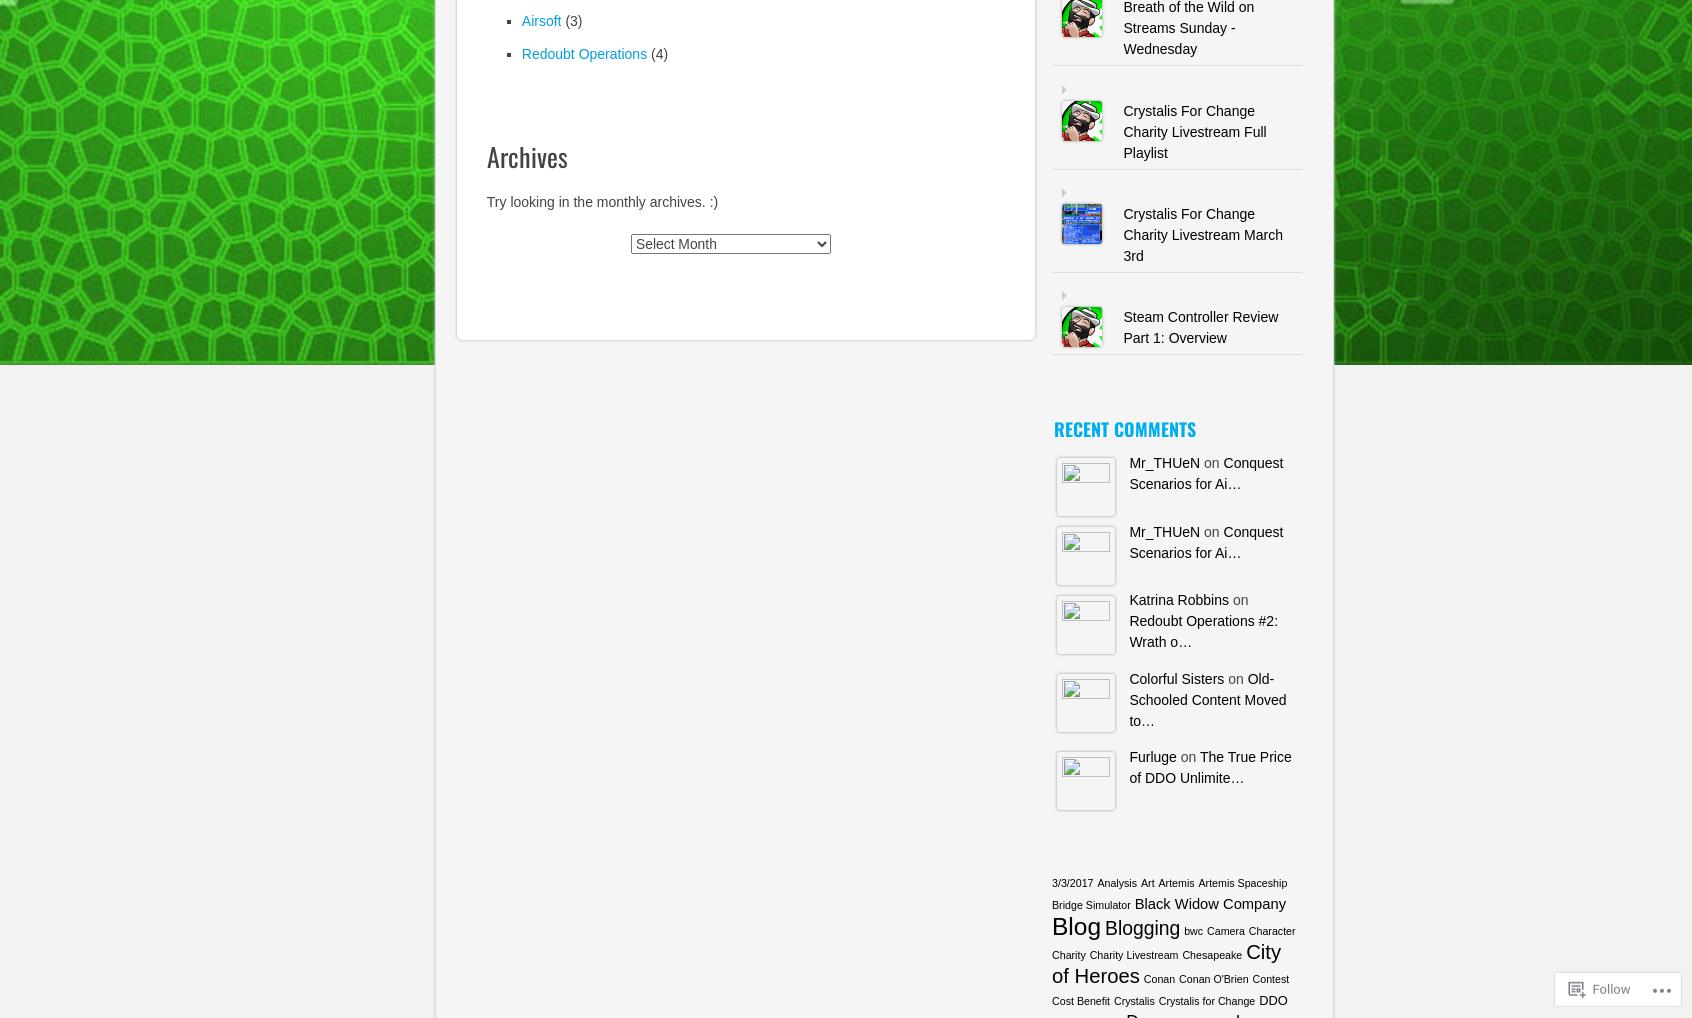 This screenshot has width=1692, height=1018. What do you see at coordinates (526, 155) in the screenshot?
I see `'Archives'` at bounding box center [526, 155].